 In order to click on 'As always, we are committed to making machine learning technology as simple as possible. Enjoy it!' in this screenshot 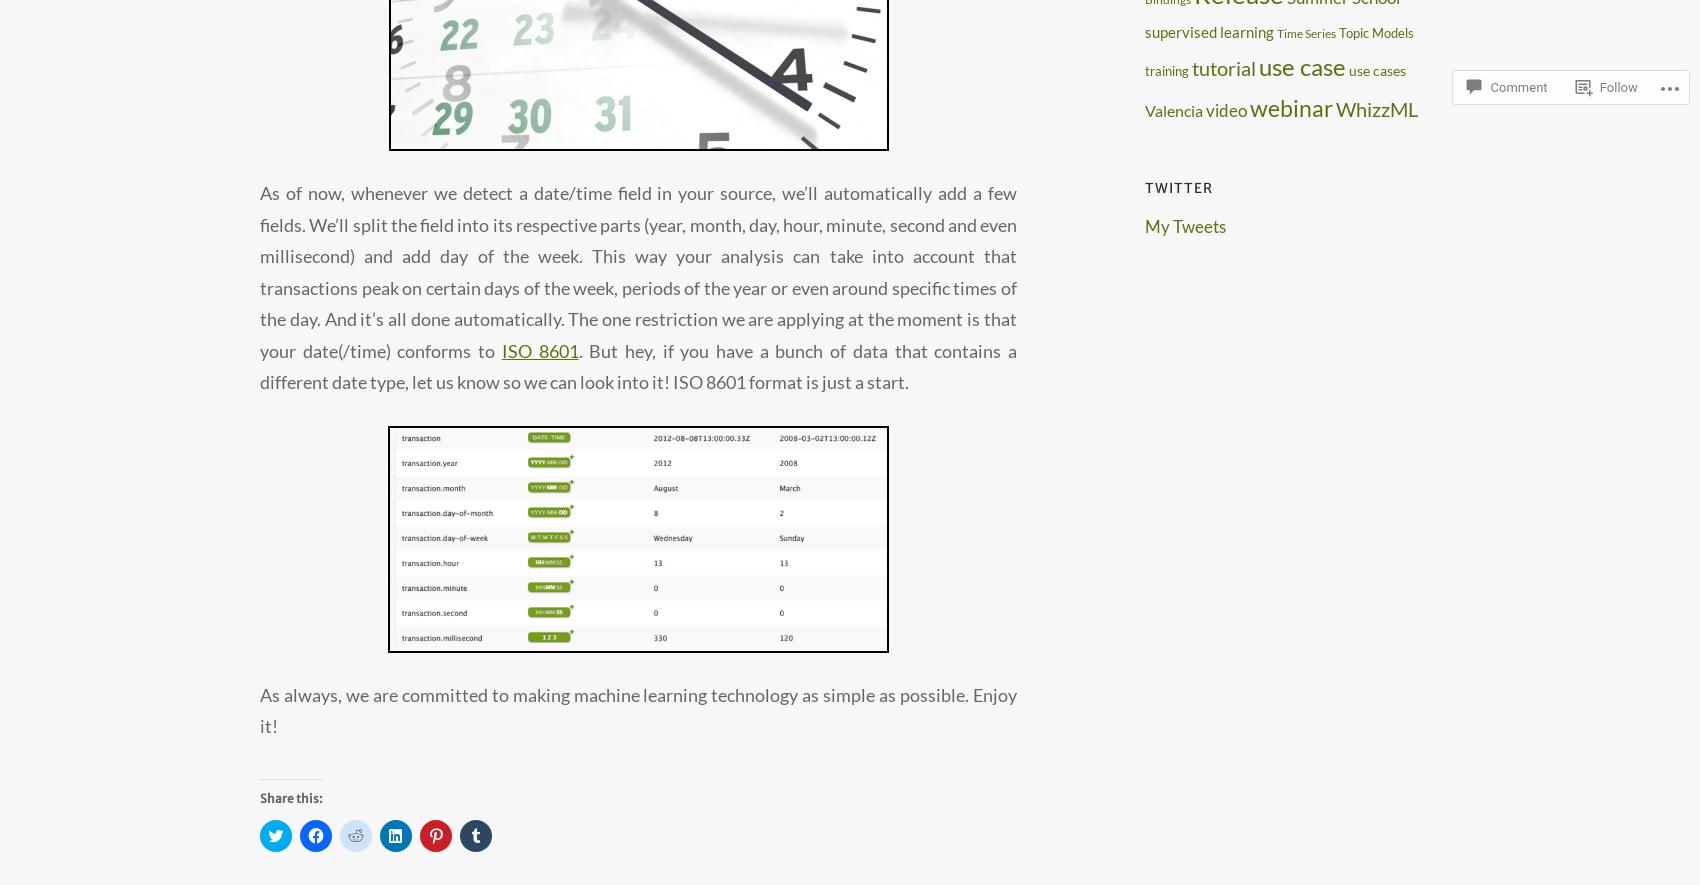, I will do `click(638, 709)`.